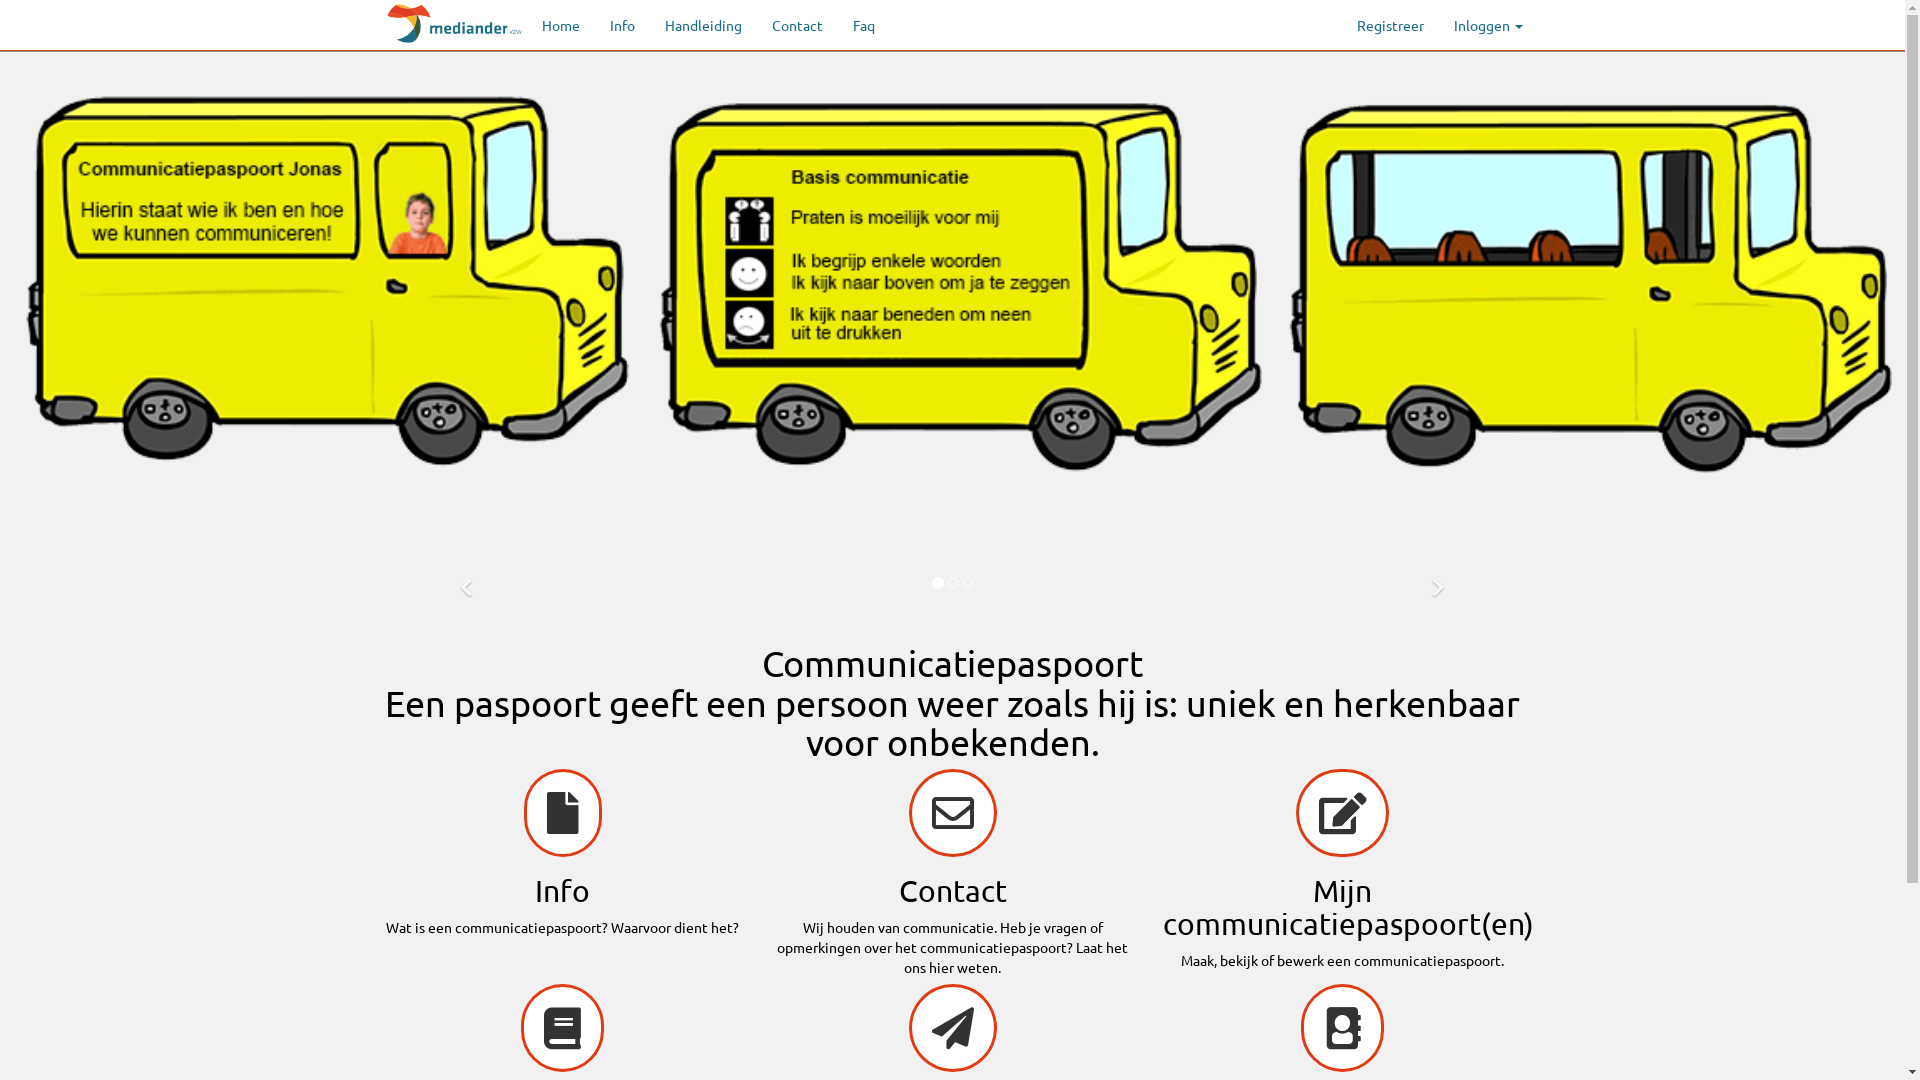 The image size is (1920, 1080). I want to click on 'Info, so click(560, 854).